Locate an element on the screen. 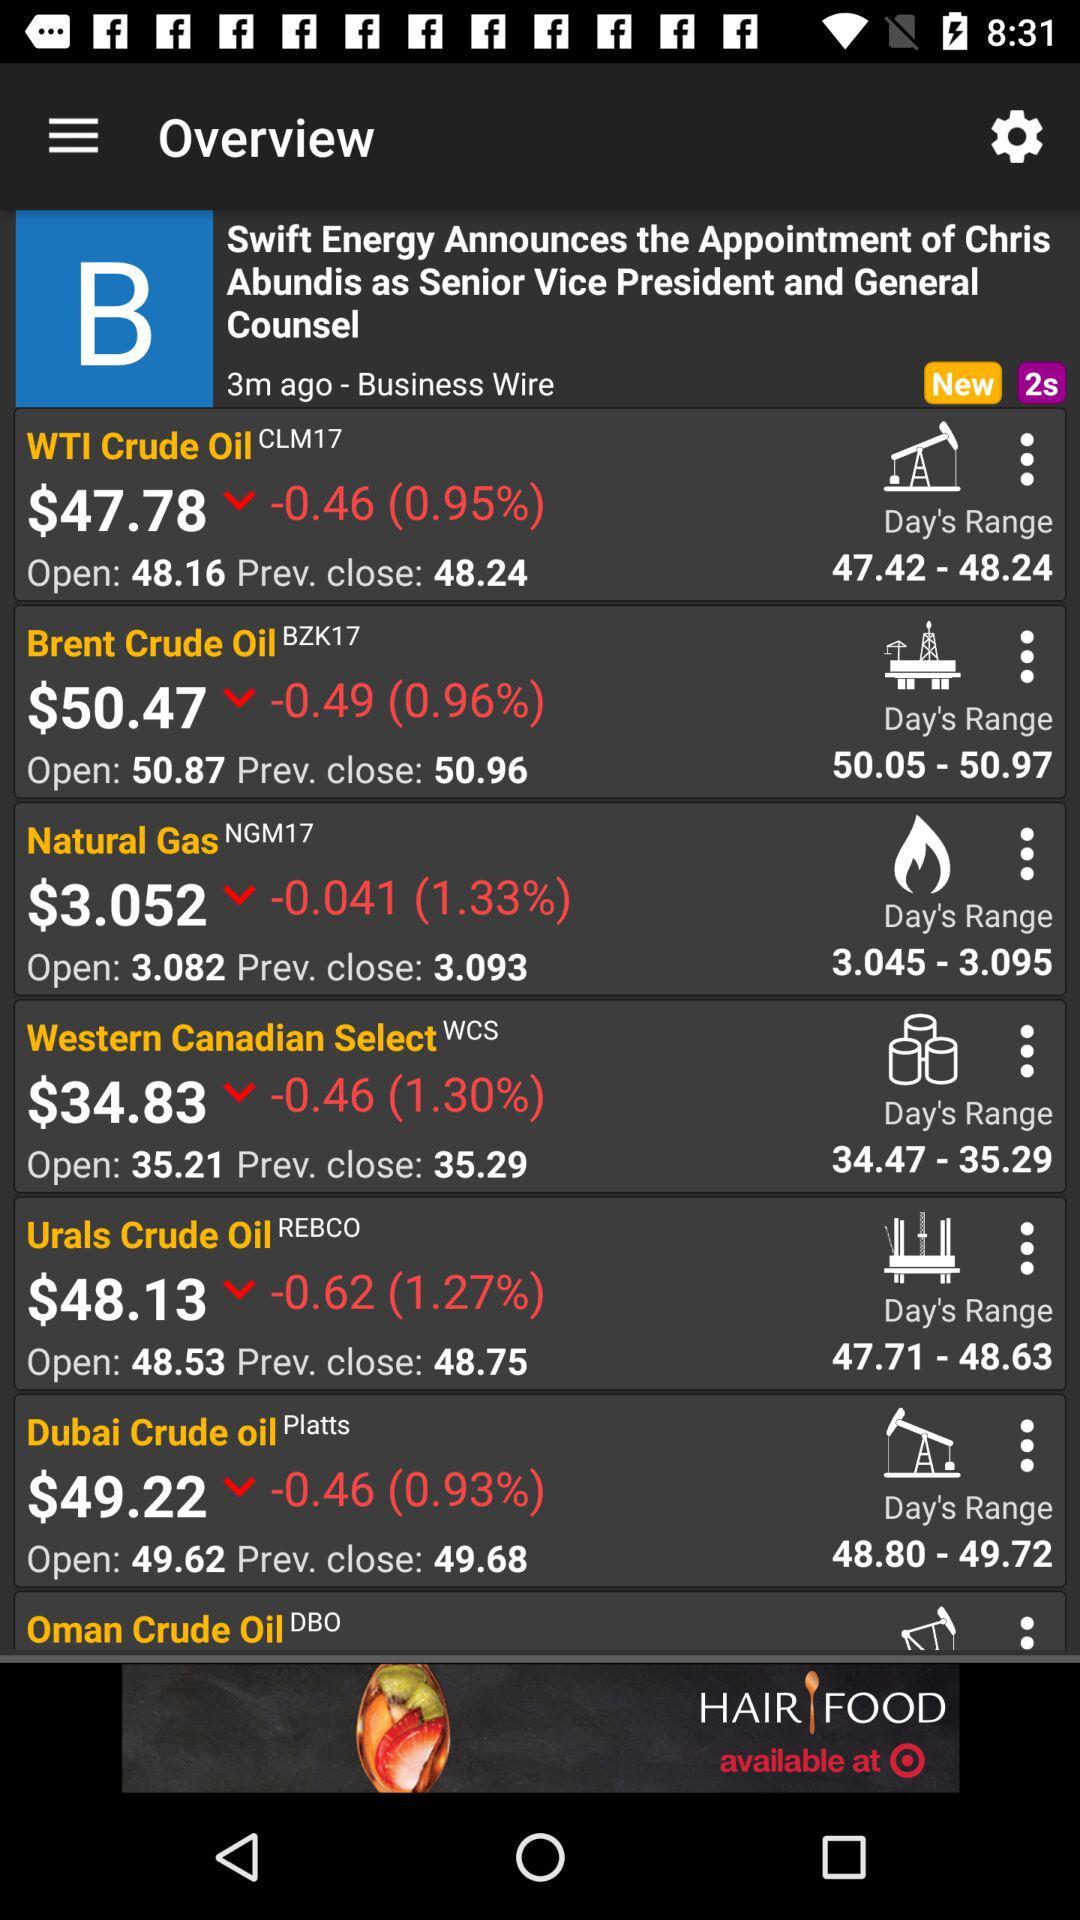 Image resolution: width=1080 pixels, height=1920 pixels. advertisement bar is located at coordinates (540, 1727).